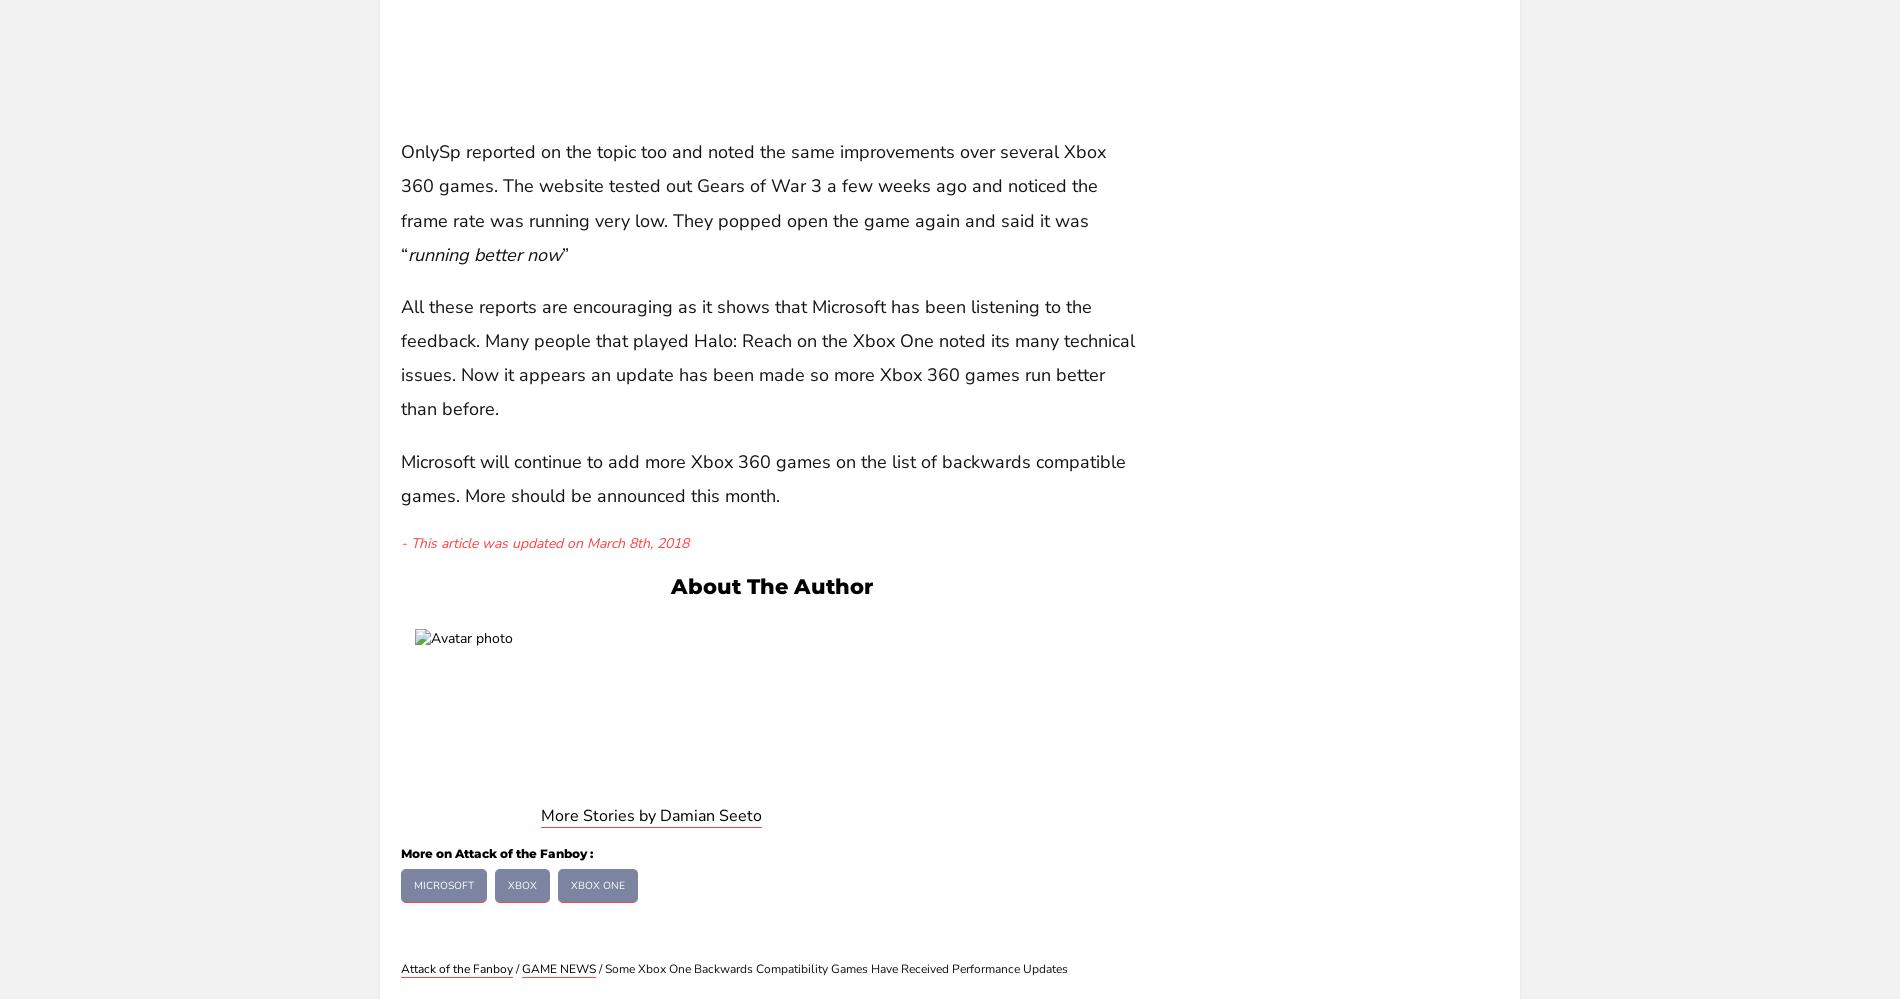  Describe the element at coordinates (770, 585) in the screenshot. I see `'About The Author'` at that location.